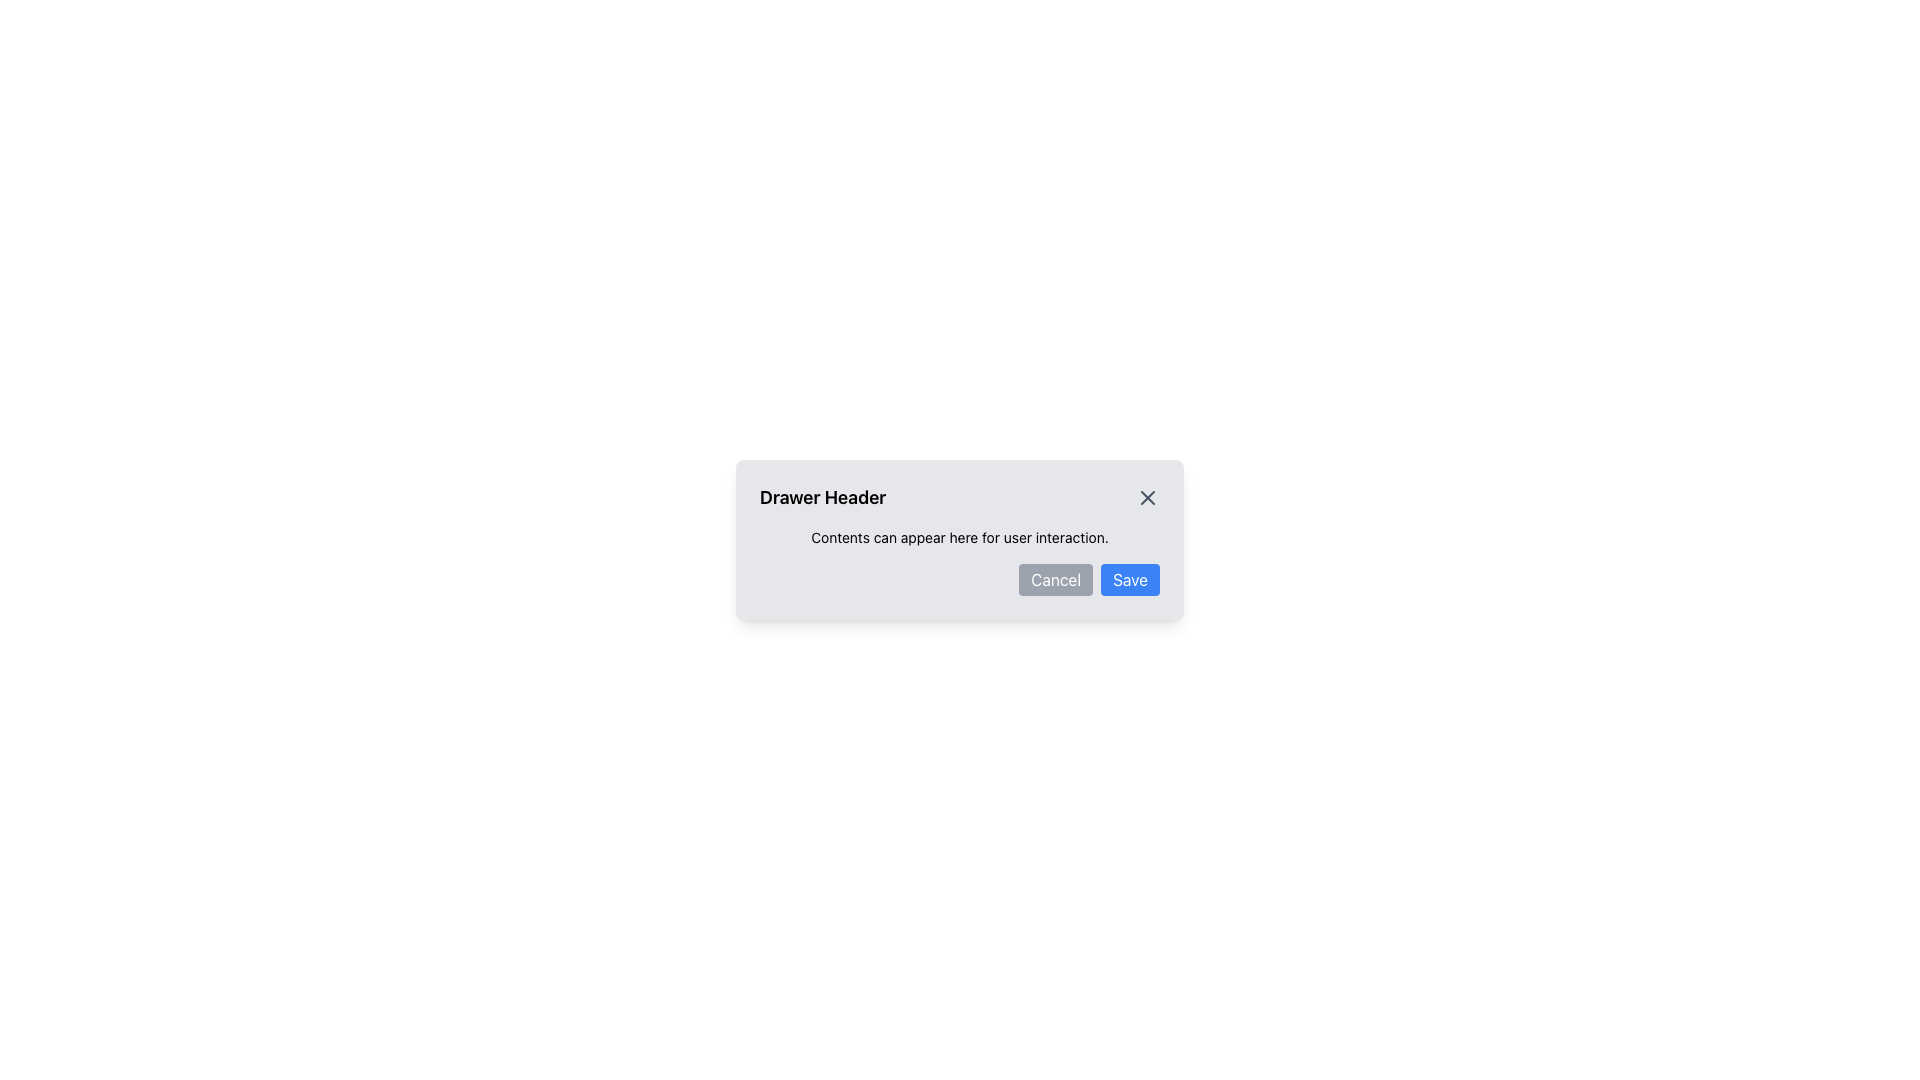  I want to click on the 'Cancel' button, which is a rectangular button with rounded corners located in the bottom right corner of the dialog box, so click(1055, 579).